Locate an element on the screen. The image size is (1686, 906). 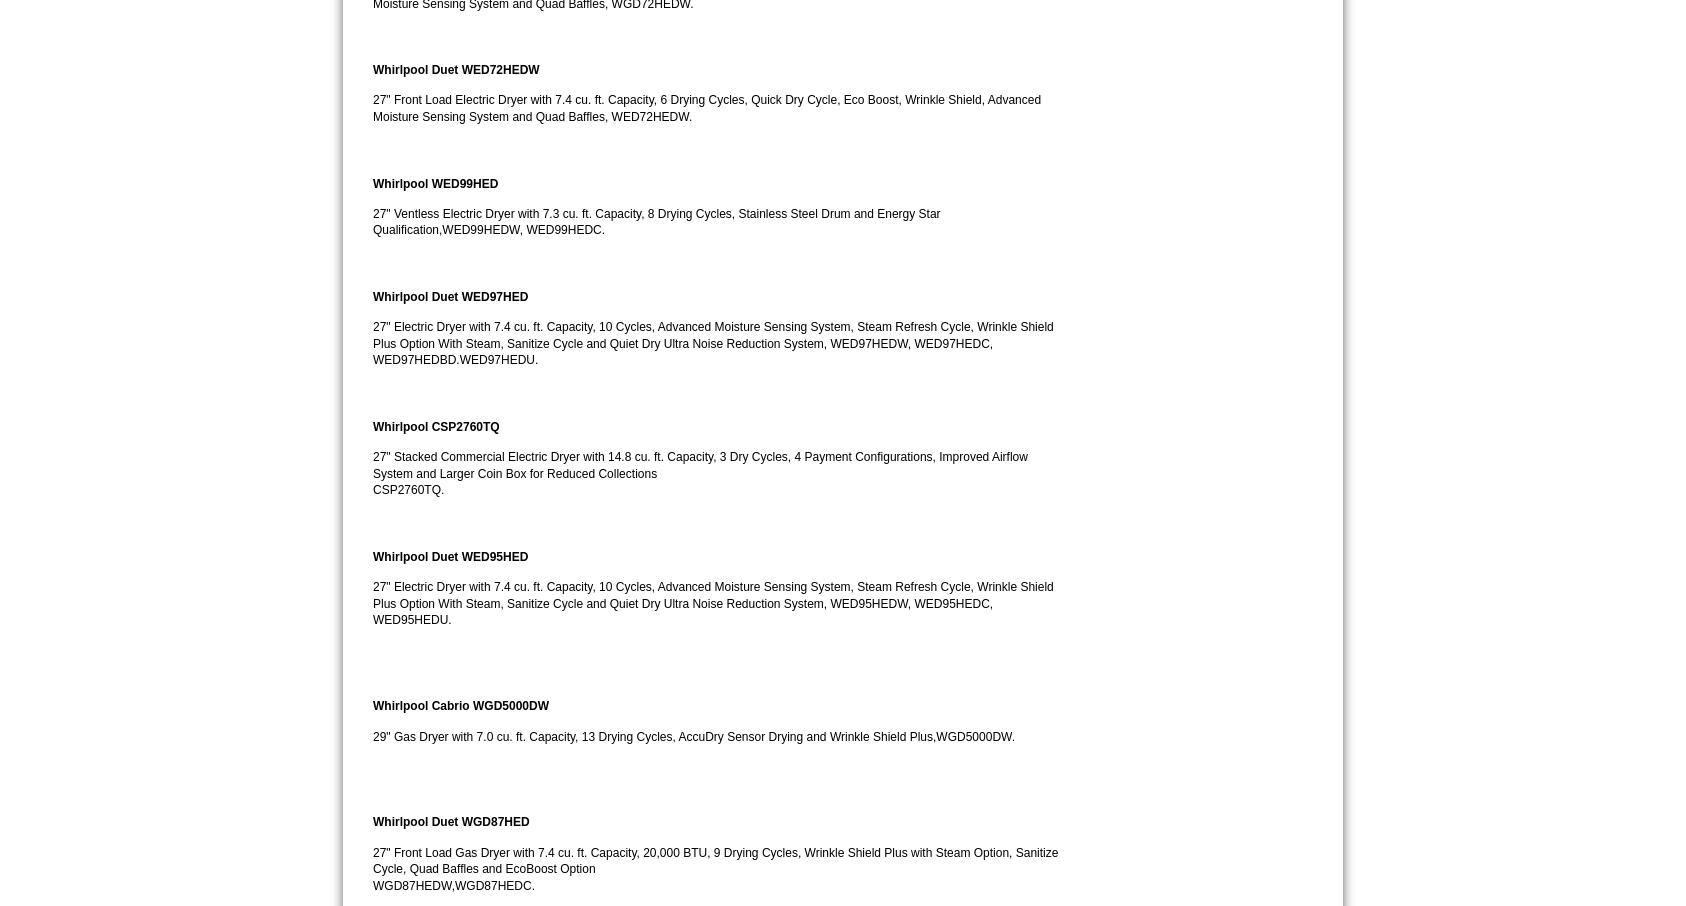
'Whirlpool Duet WED72HEDW' is located at coordinates (456, 70).